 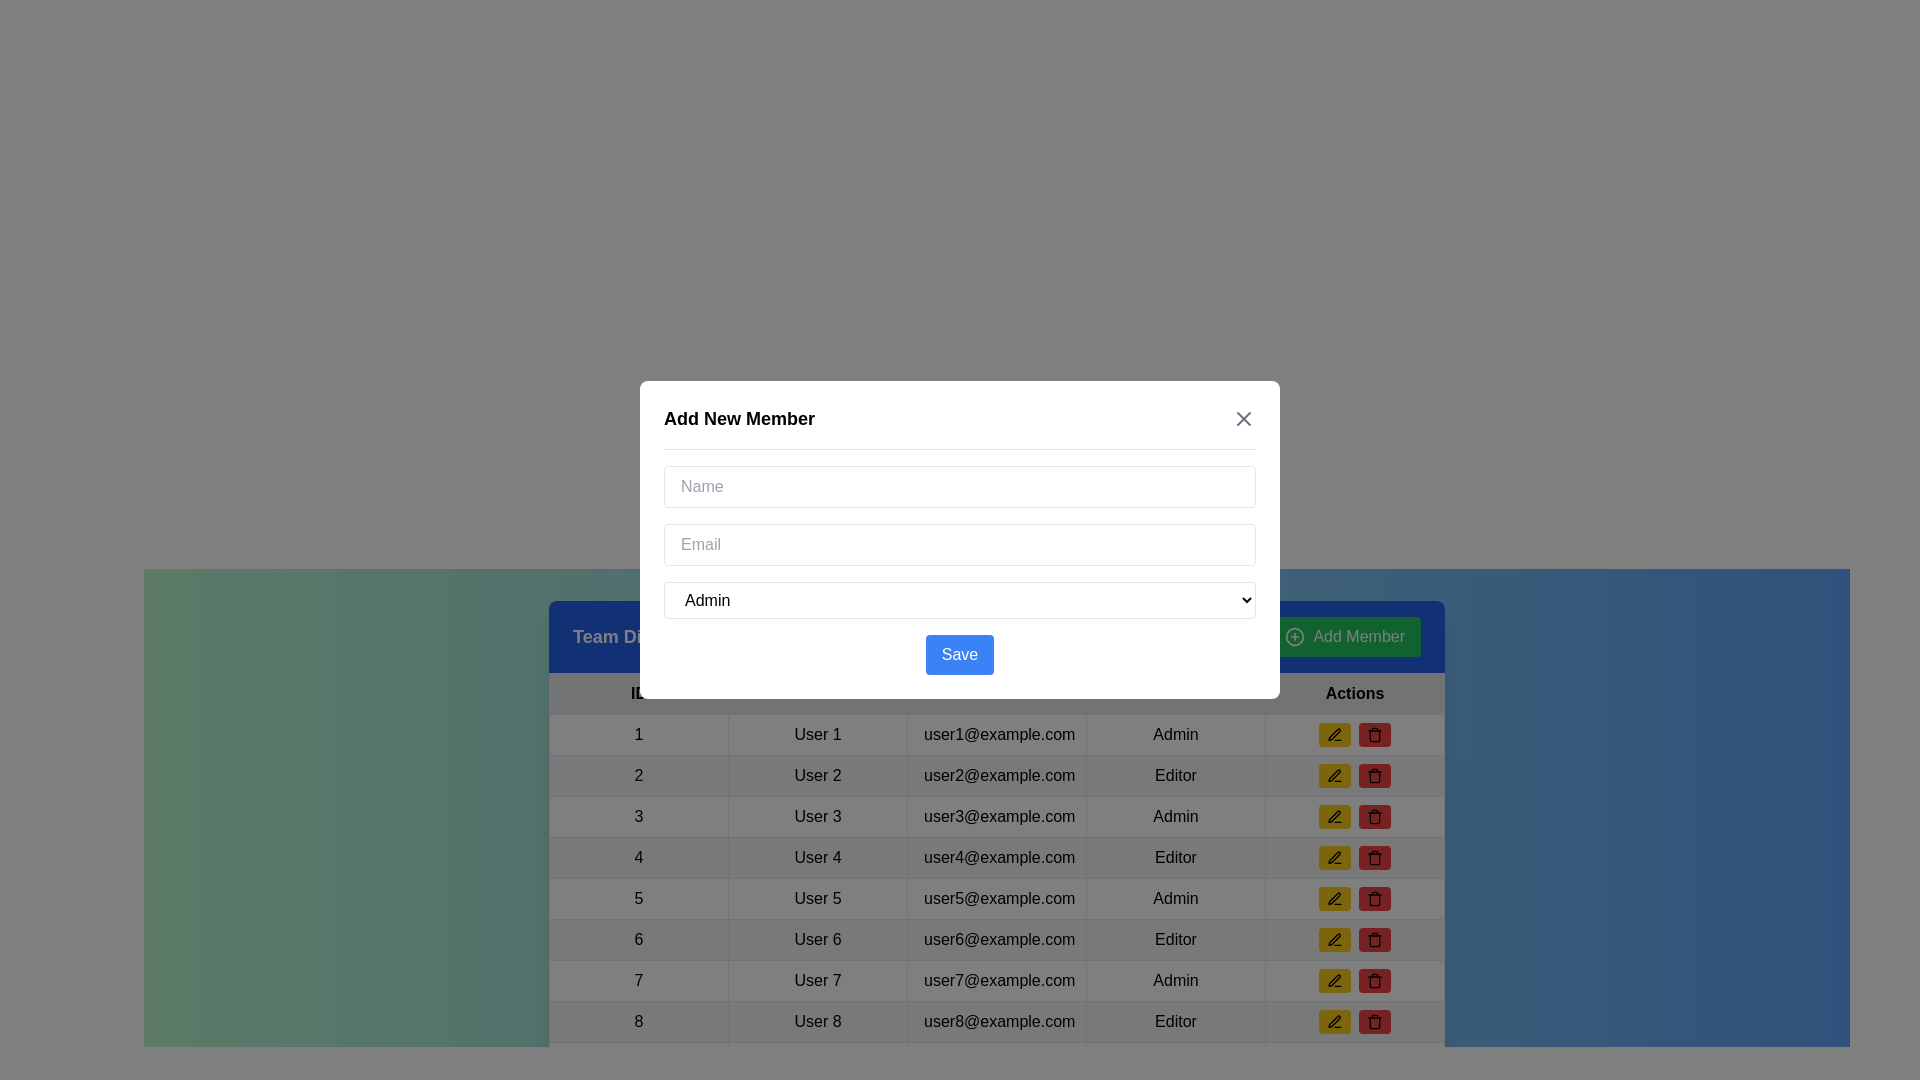 What do you see at coordinates (817, 774) in the screenshot?
I see `the static text displaying 'User 2', which is the second cell in the second row of the table beneath the 'Team Details' header` at bounding box center [817, 774].